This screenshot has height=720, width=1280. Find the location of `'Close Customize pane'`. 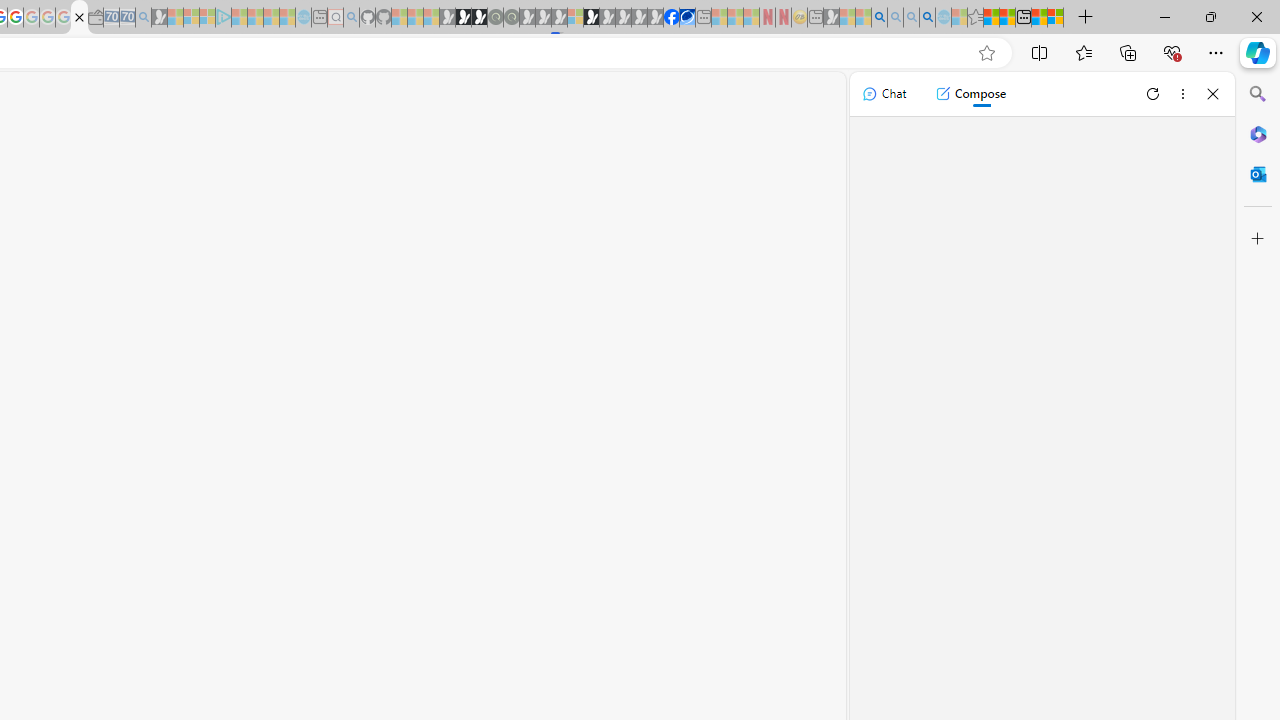

'Close Customize pane' is located at coordinates (1257, 238).